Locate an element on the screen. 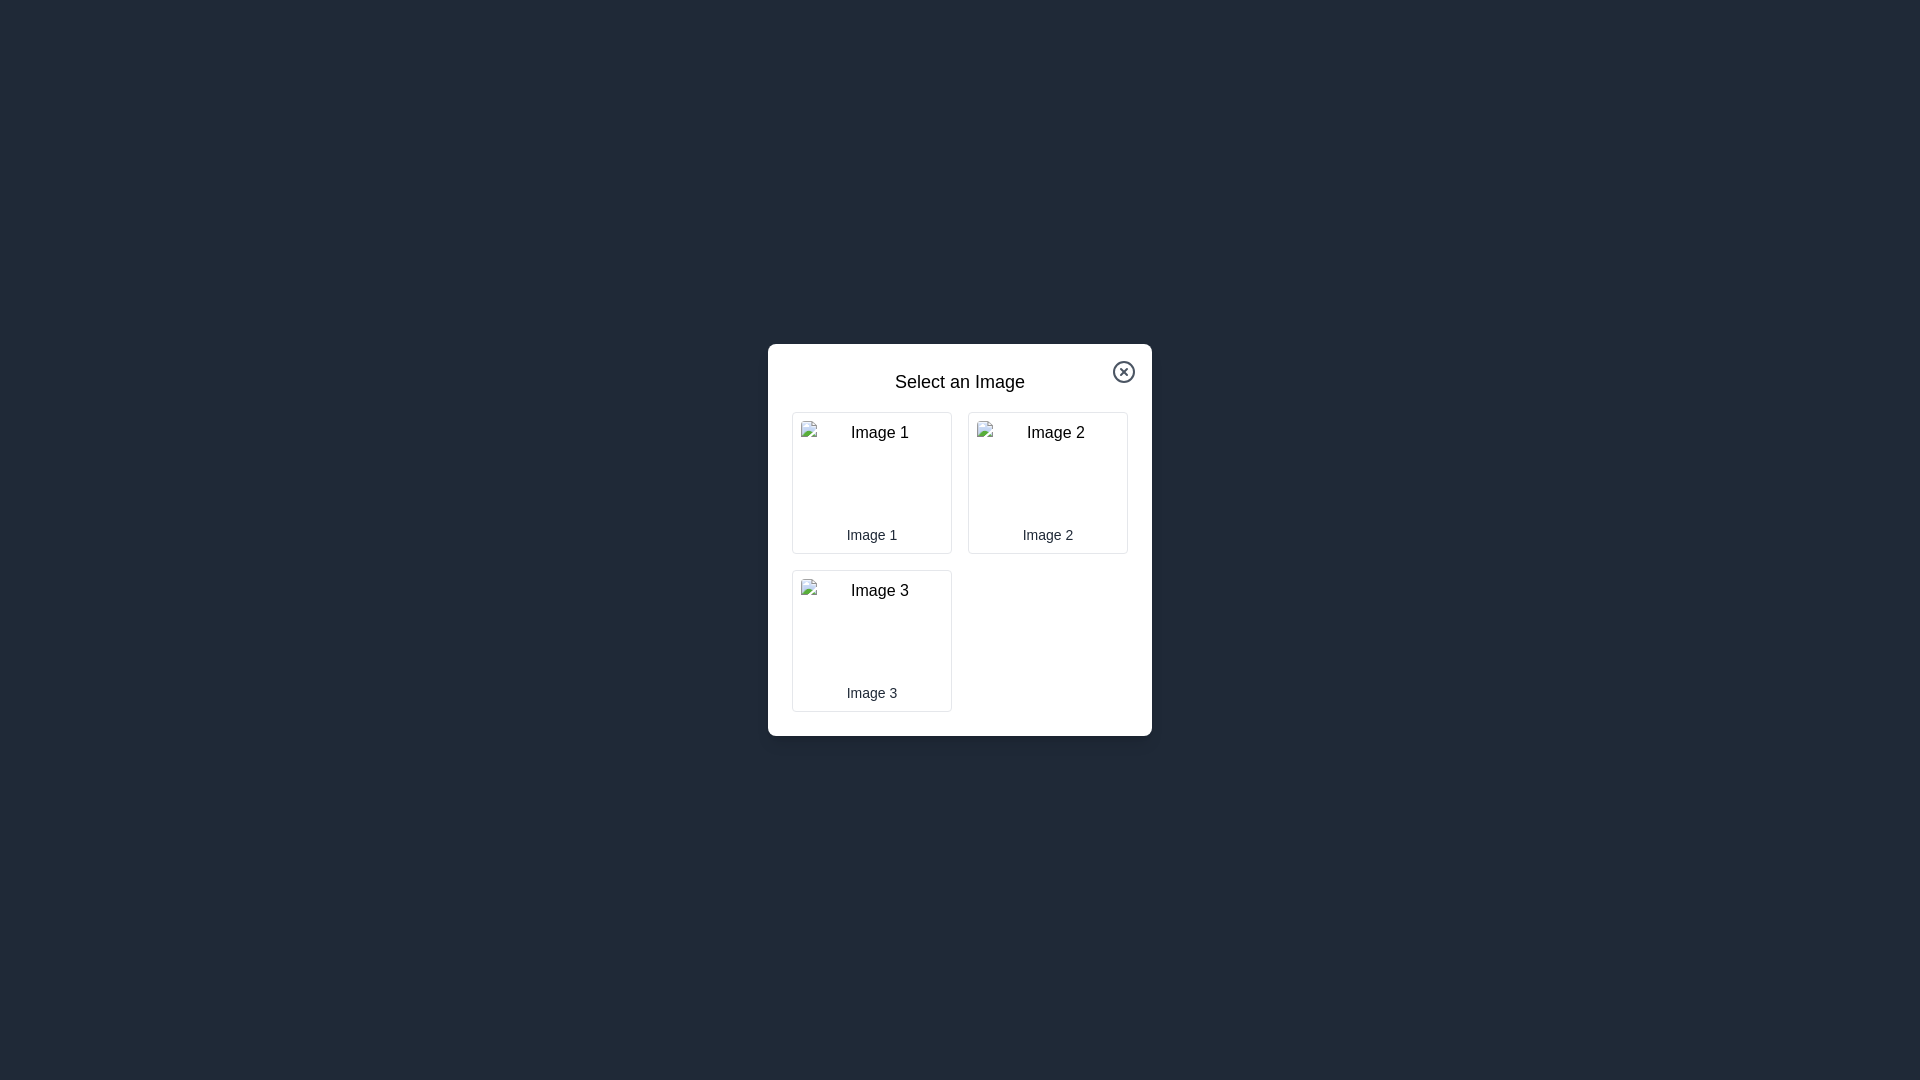 The height and width of the screenshot is (1080, 1920). the close button to close the dialog is located at coordinates (1123, 371).